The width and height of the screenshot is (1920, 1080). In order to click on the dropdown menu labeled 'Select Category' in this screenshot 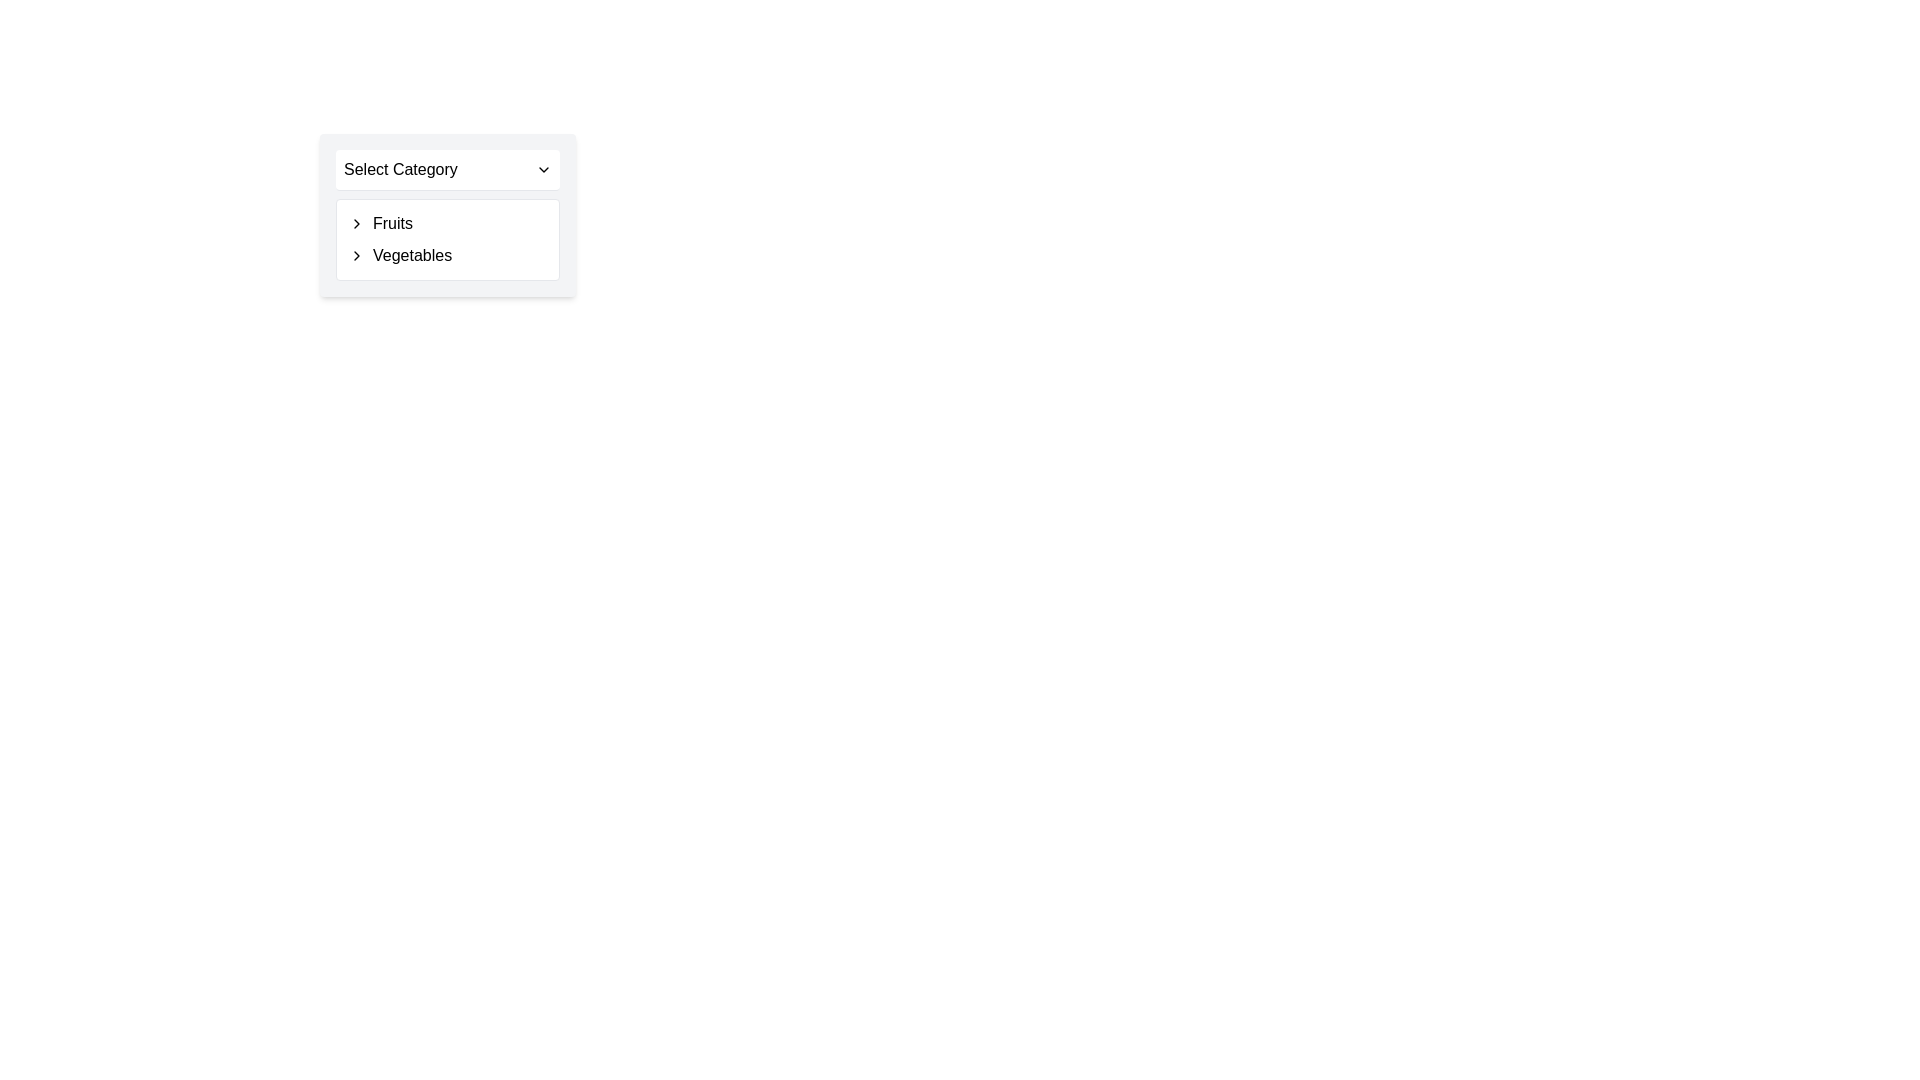, I will do `click(446, 215)`.